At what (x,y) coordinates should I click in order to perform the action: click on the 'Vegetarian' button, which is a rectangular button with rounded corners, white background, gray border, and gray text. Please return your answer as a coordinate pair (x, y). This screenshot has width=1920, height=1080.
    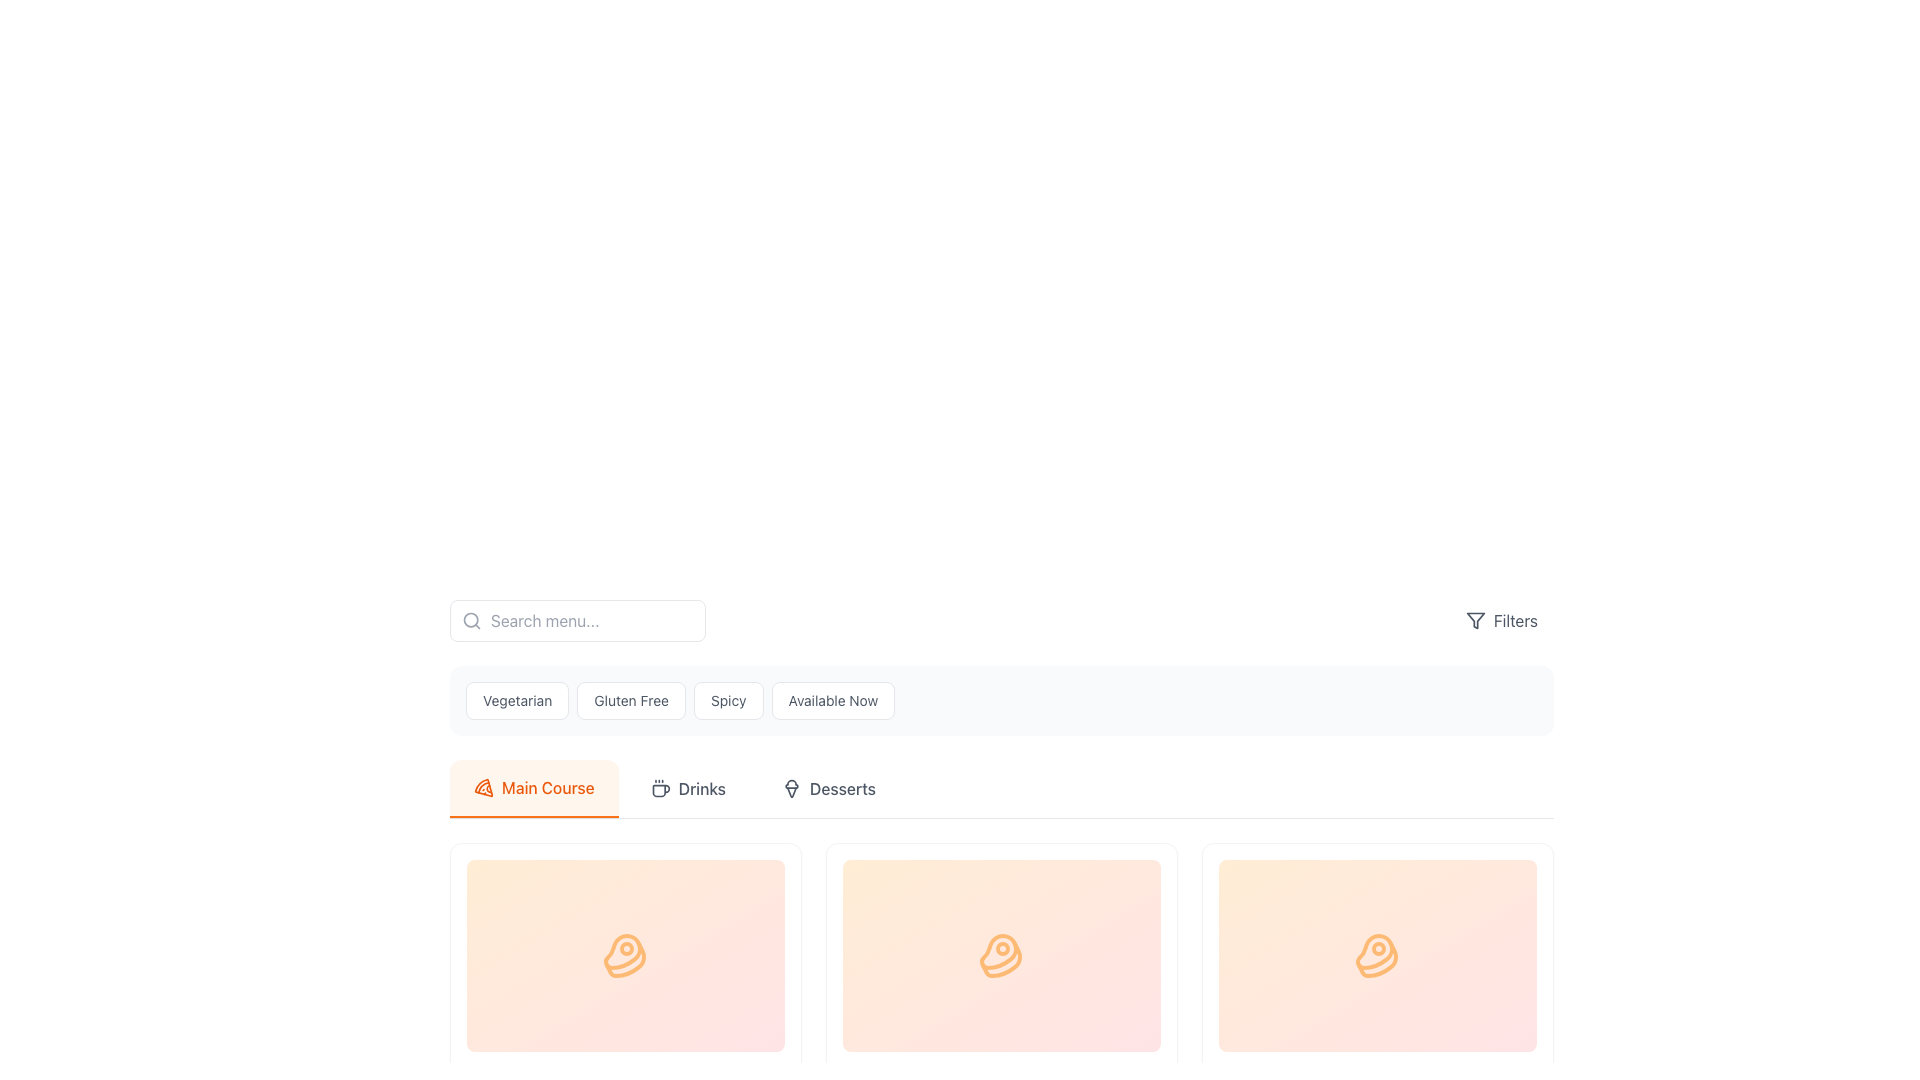
    Looking at the image, I should click on (517, 700).